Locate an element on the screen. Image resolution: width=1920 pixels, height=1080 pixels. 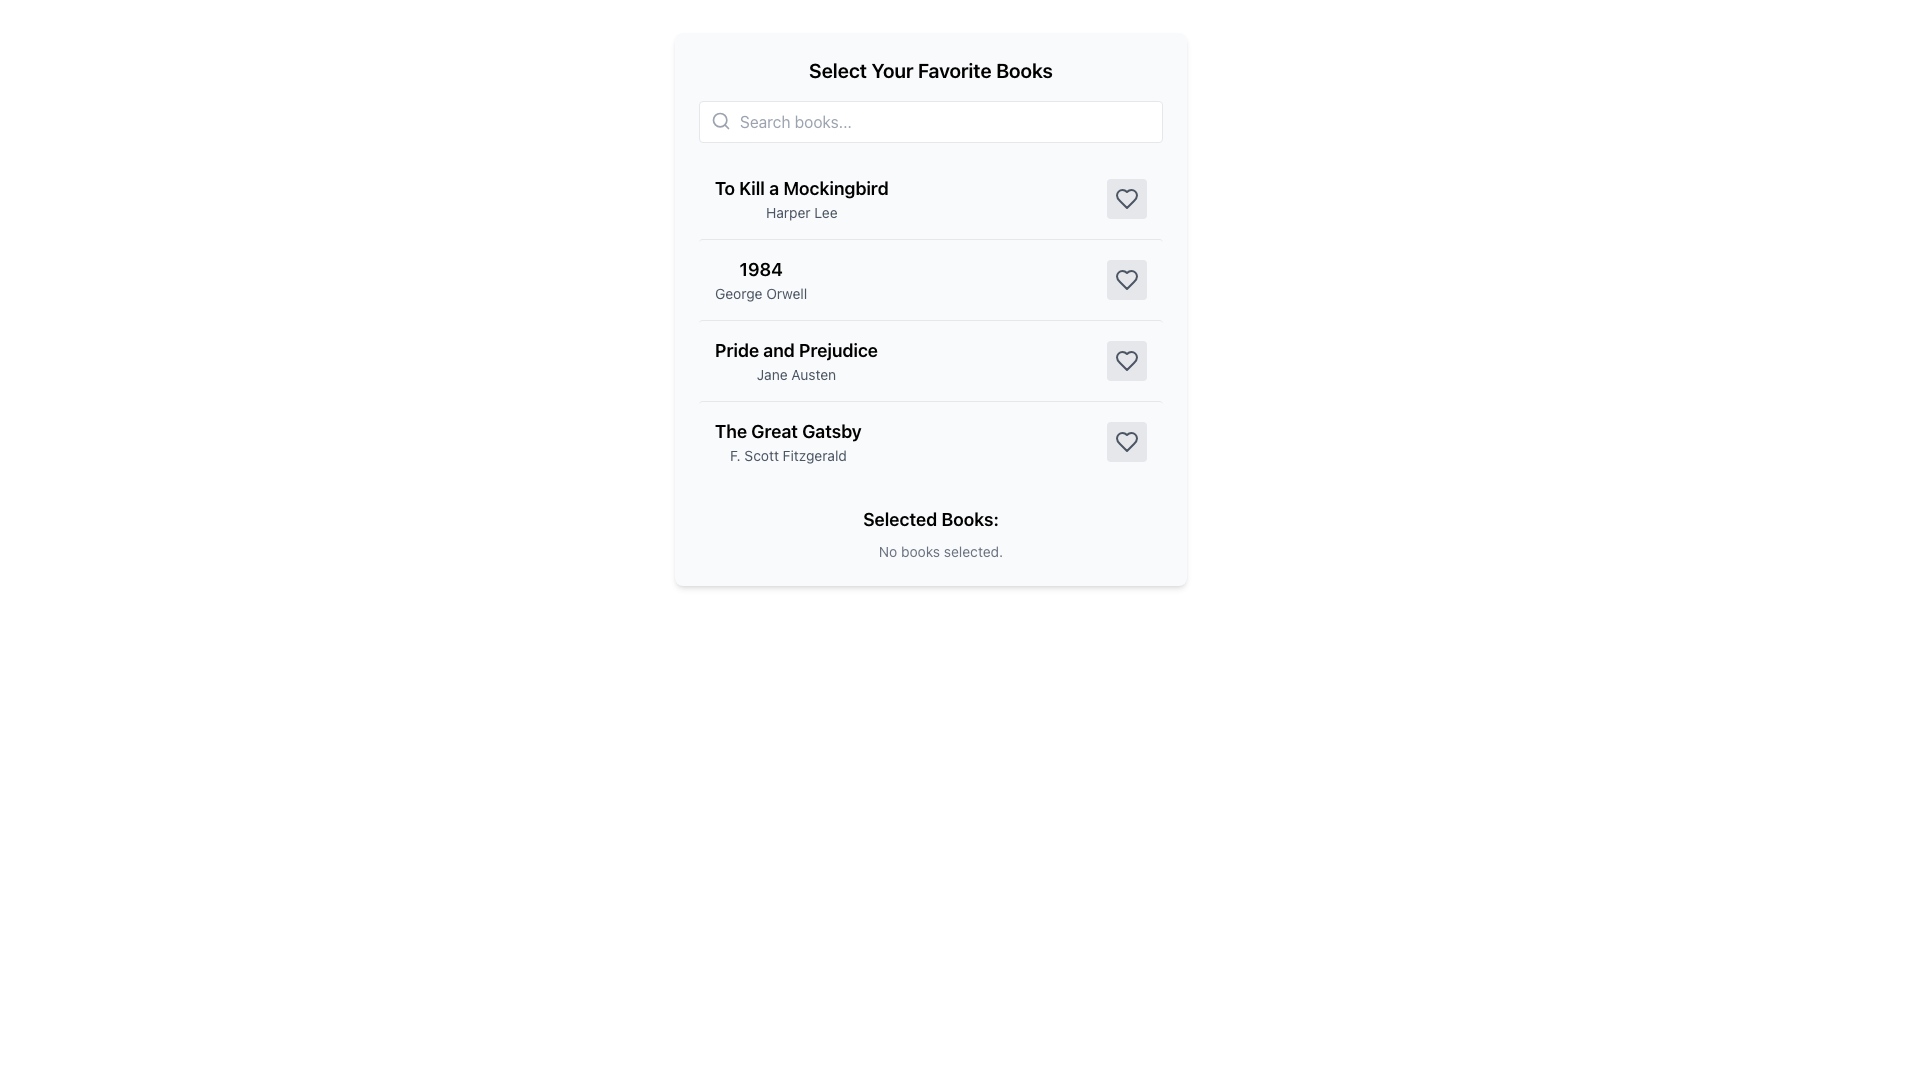
the text block displaying the title and author of 'Pride and Prejudice' by Jane Austen is located at coordinates (795, 361).